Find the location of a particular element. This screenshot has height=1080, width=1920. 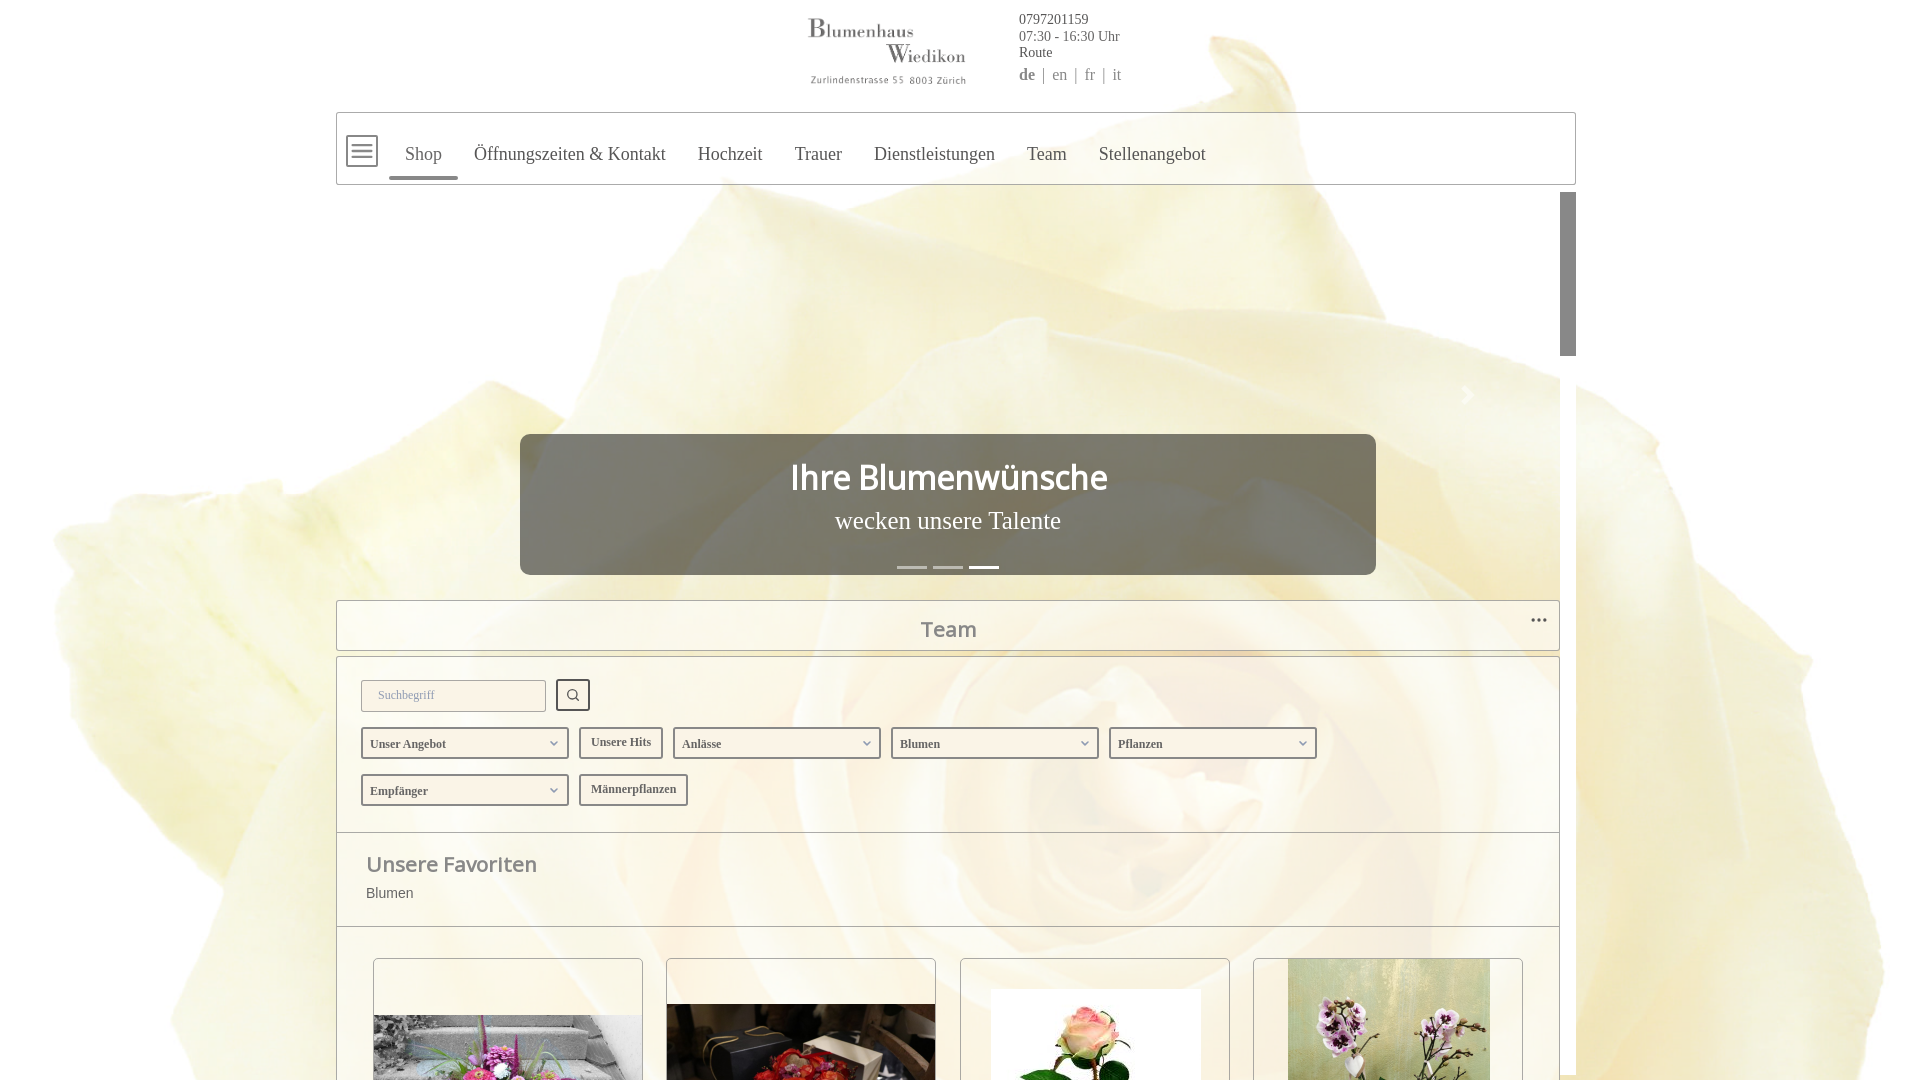

'Shop' is located at coordinates (422, 144).